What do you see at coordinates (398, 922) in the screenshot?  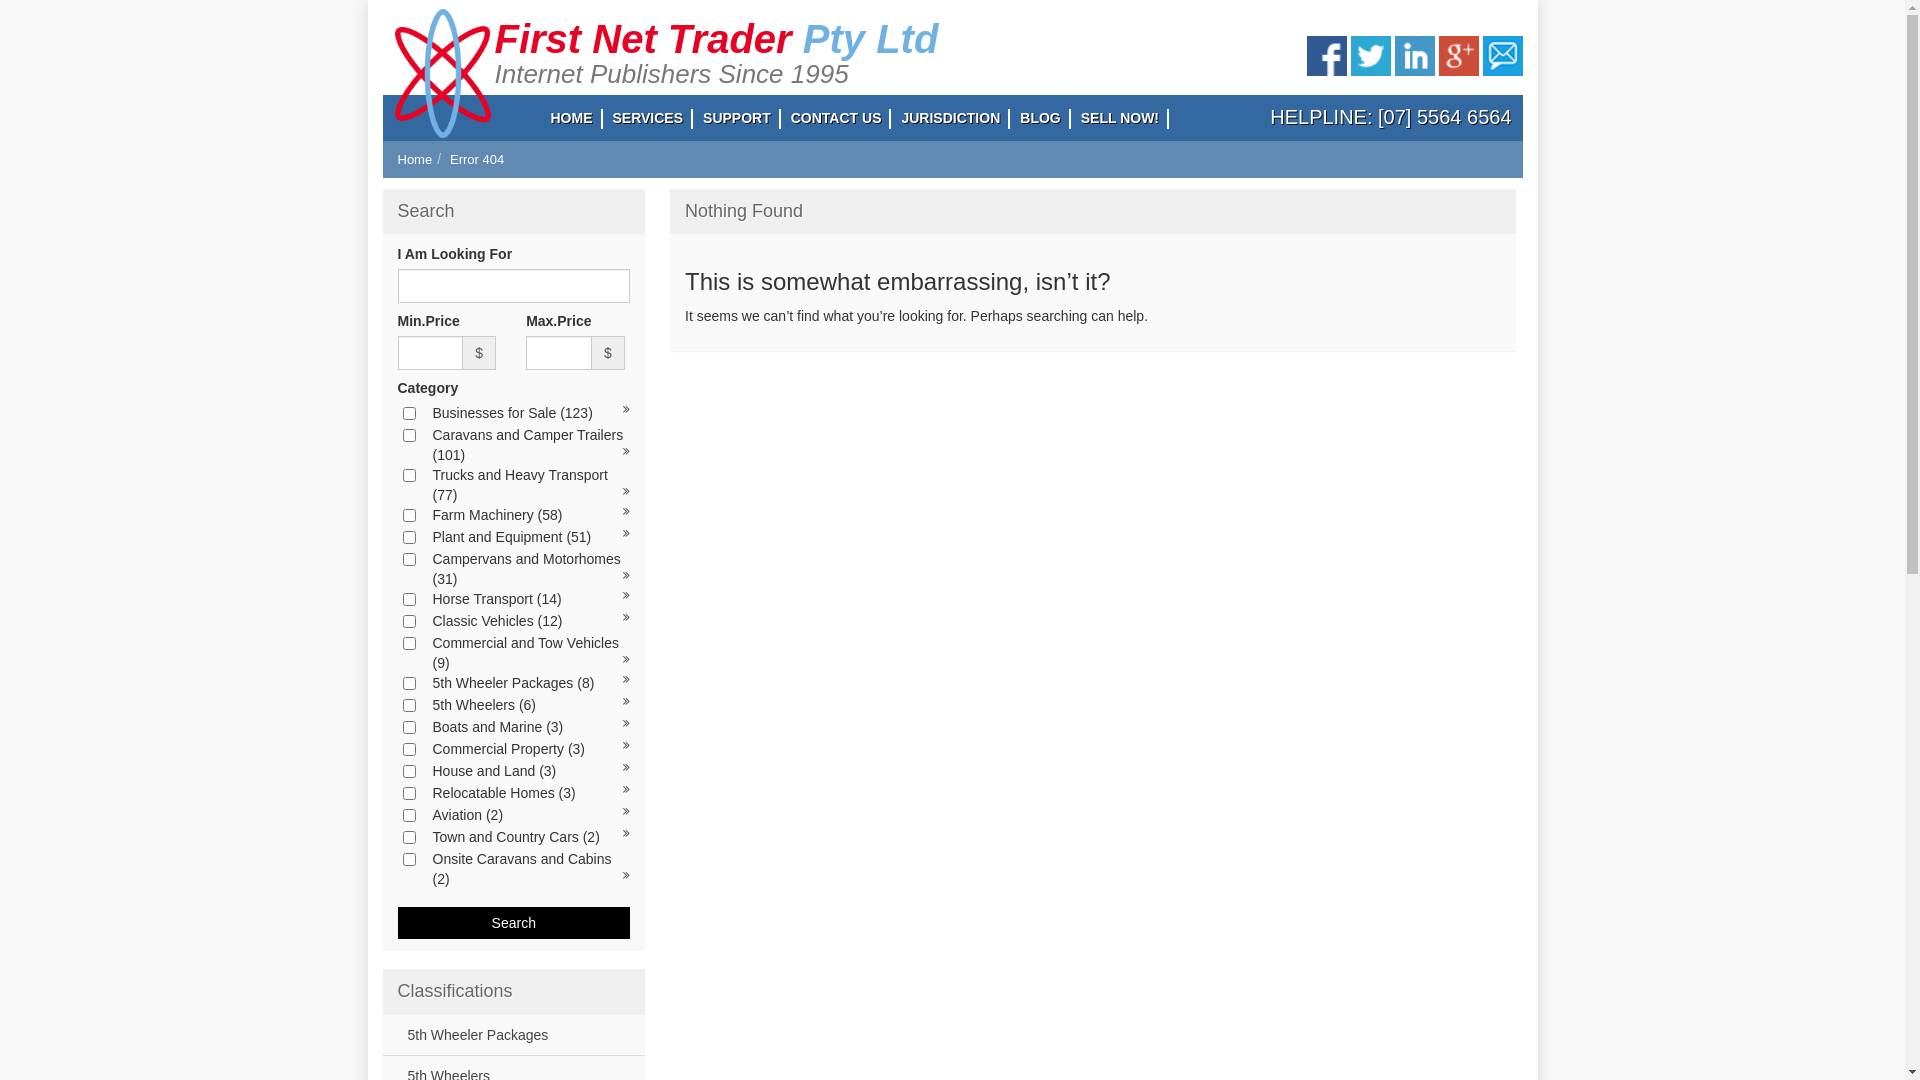 I see `'Search'` at bounding box center [398, 922].